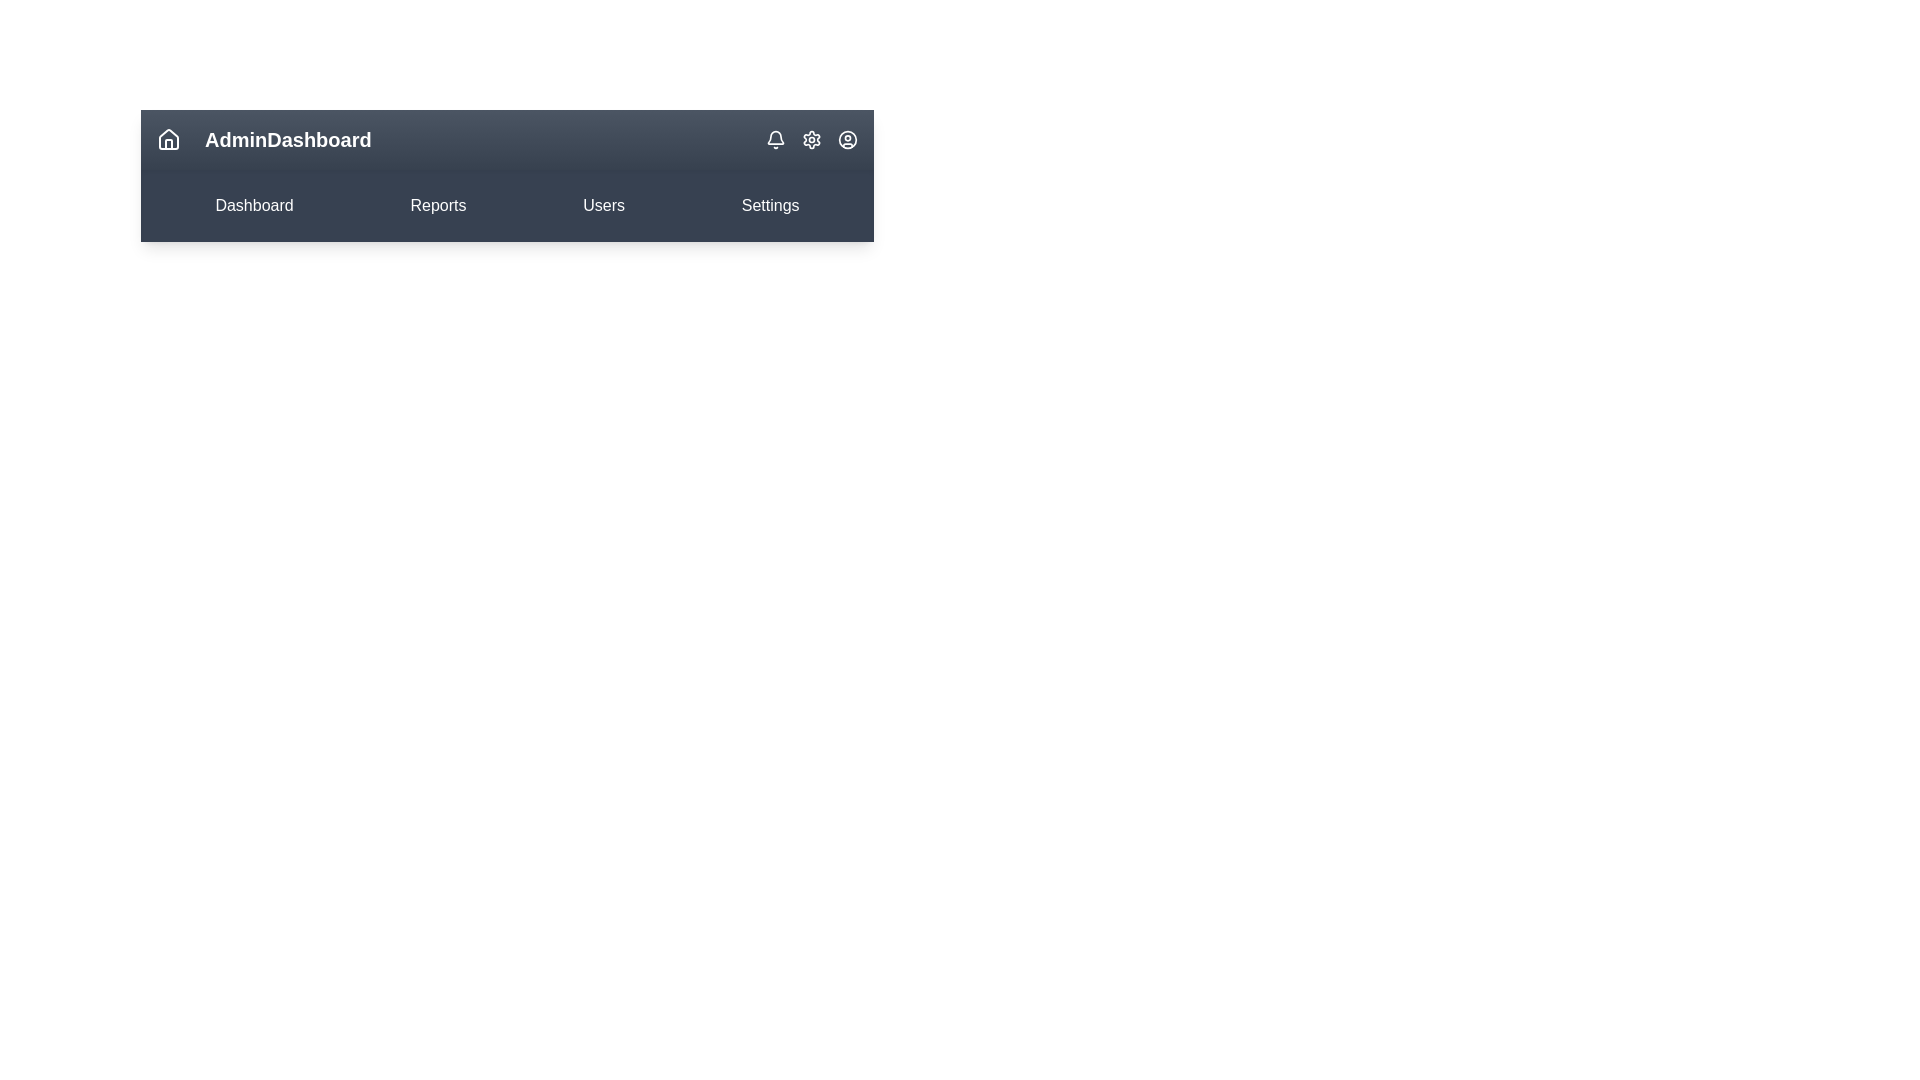 The width and height of the screenshot is (1920, 1080). I want to click on the User icon to open the user options menu, so click(848, 138).